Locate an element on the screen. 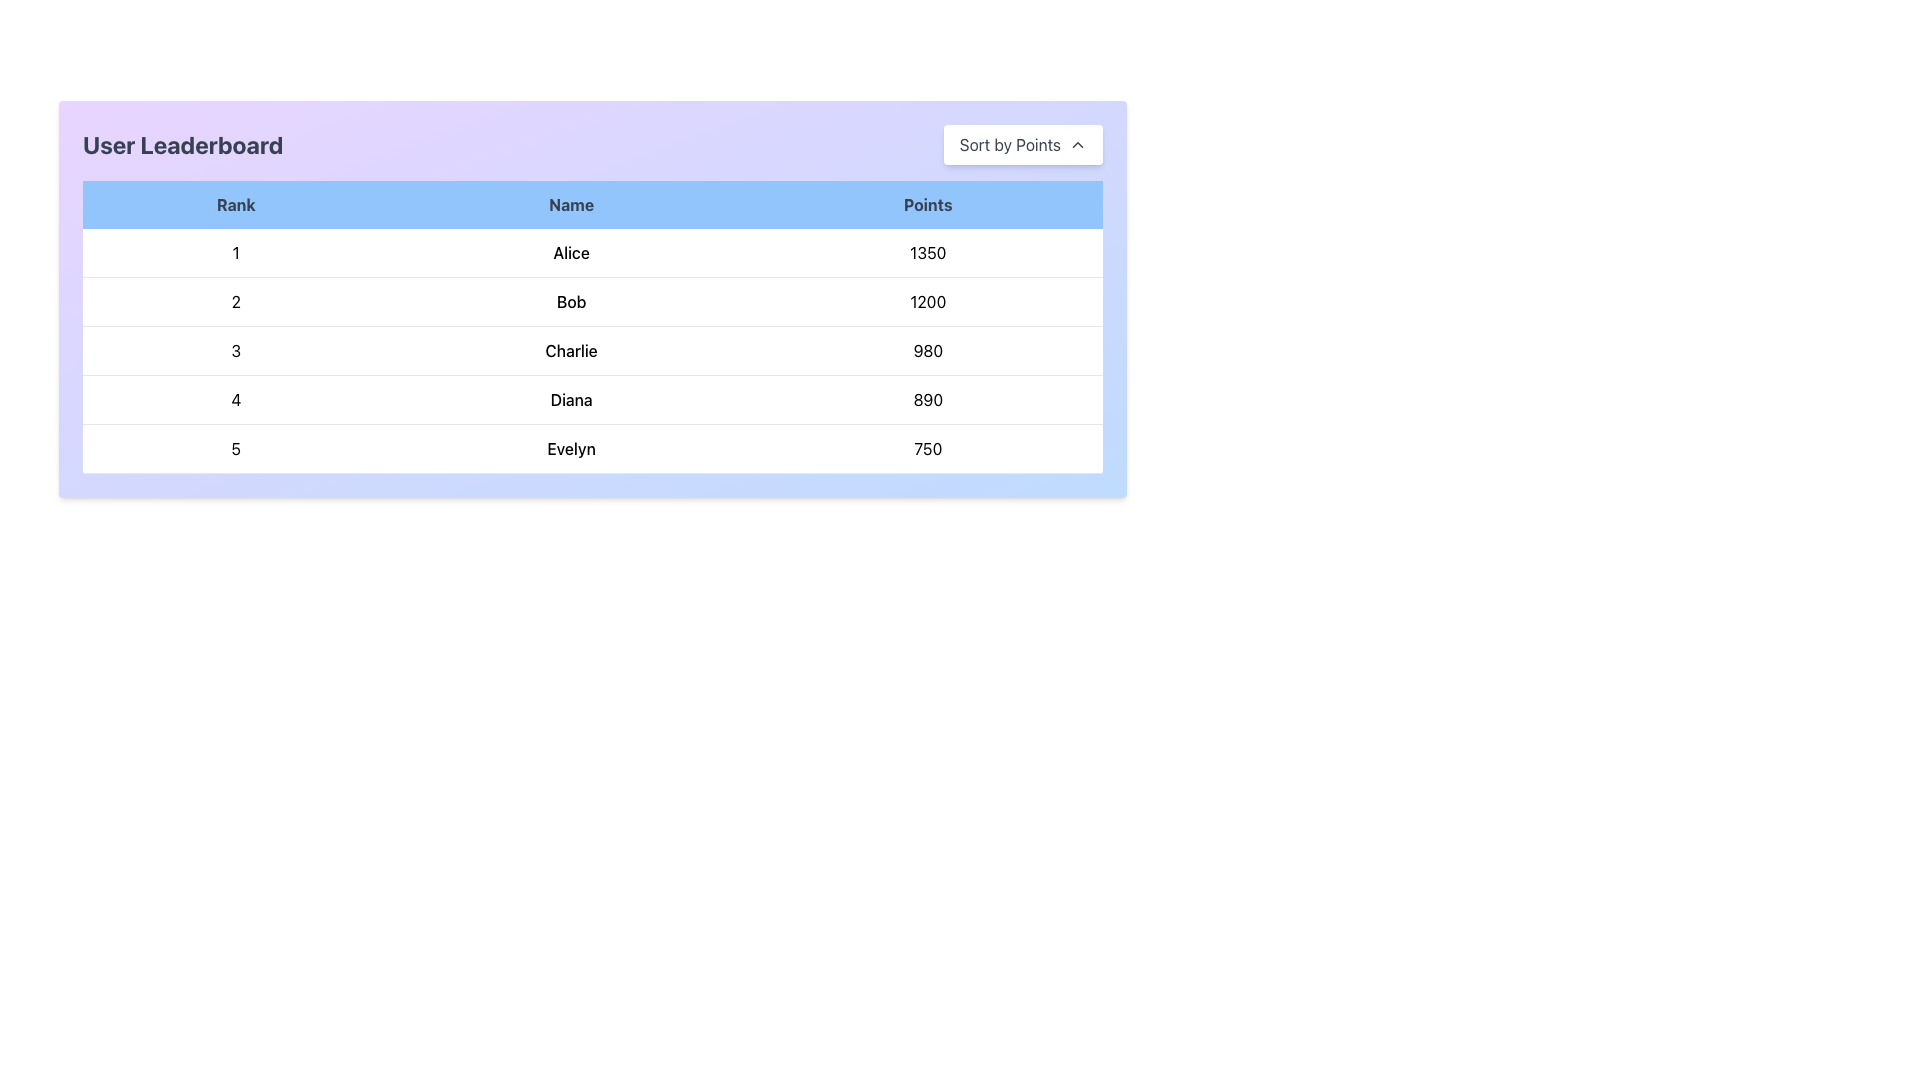 This screenshot has width=1920, height=1080. text content '980' from the table cell located in the third row and third column of the table, which displays the number in black font is located at coordinates (927, 350).